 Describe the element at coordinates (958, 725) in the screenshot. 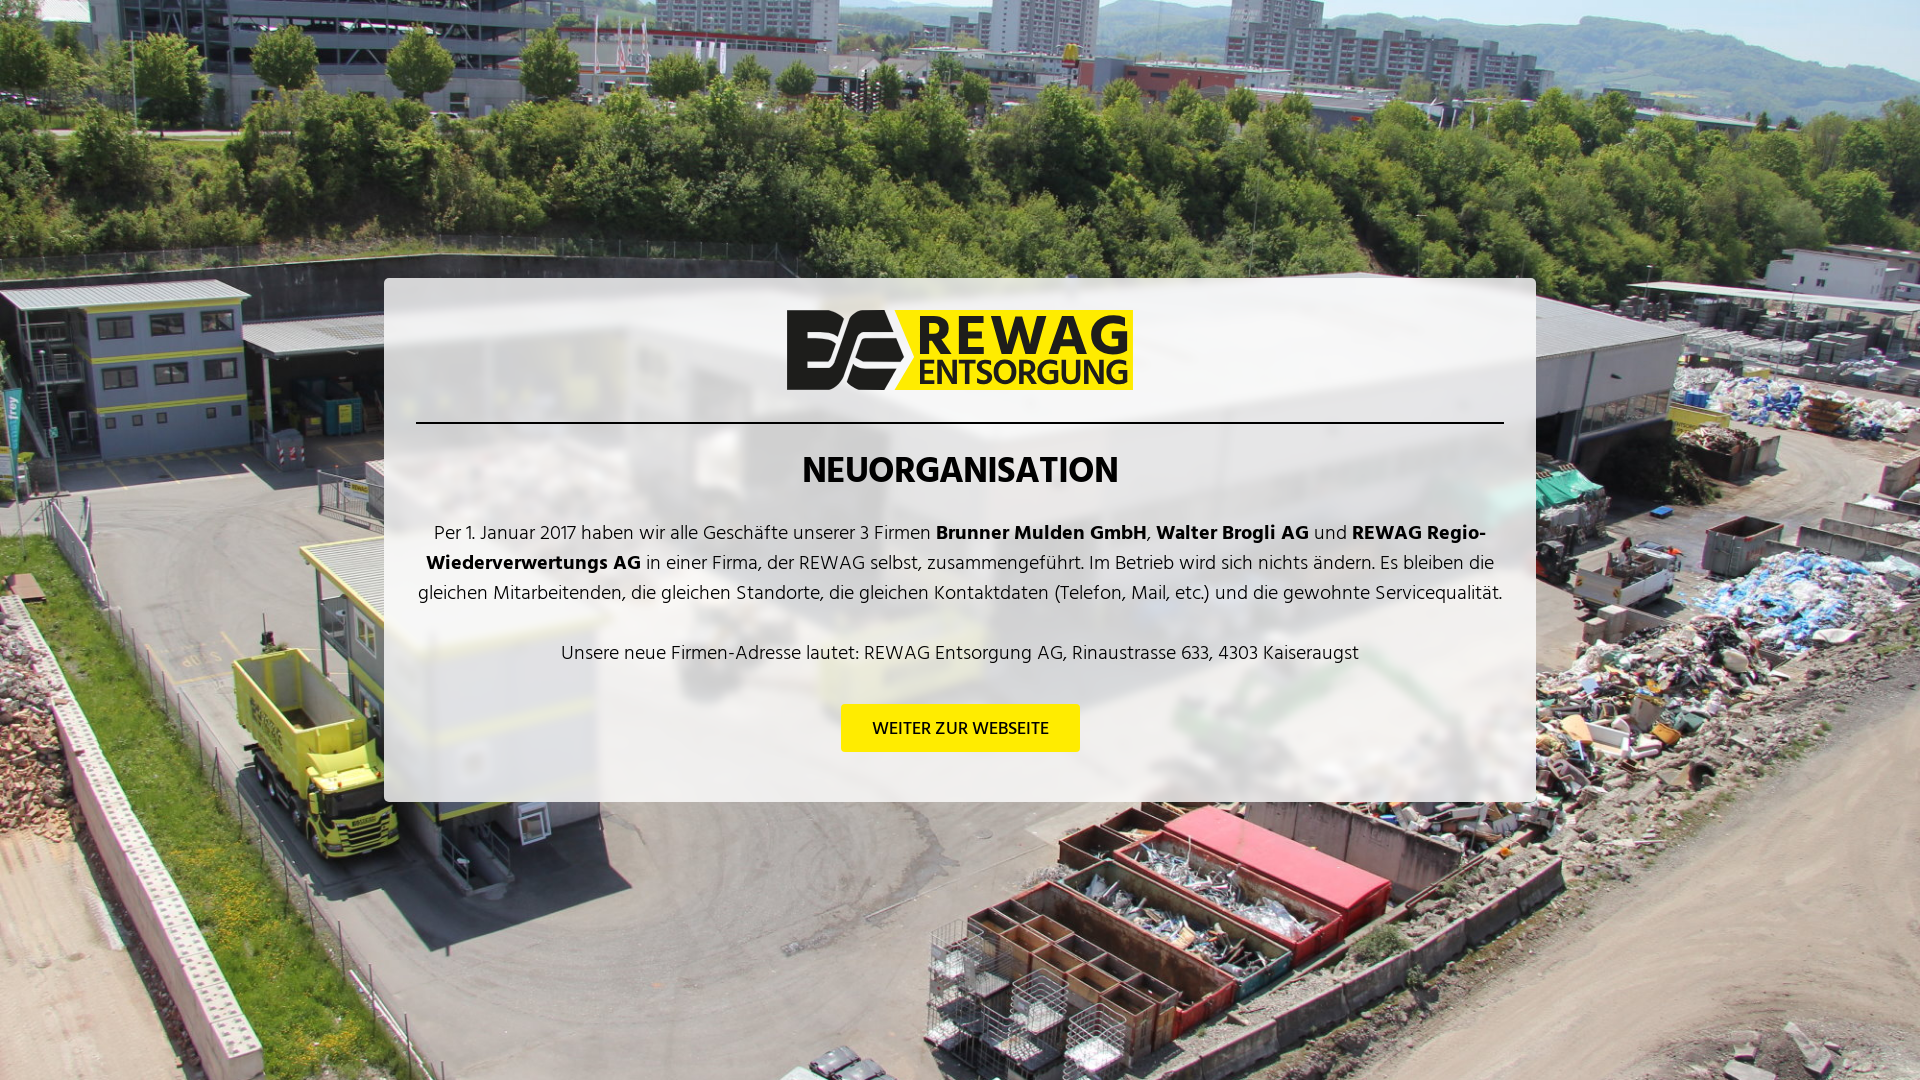

I see `'WEITER ZUR WEBSEITE'` at that location.